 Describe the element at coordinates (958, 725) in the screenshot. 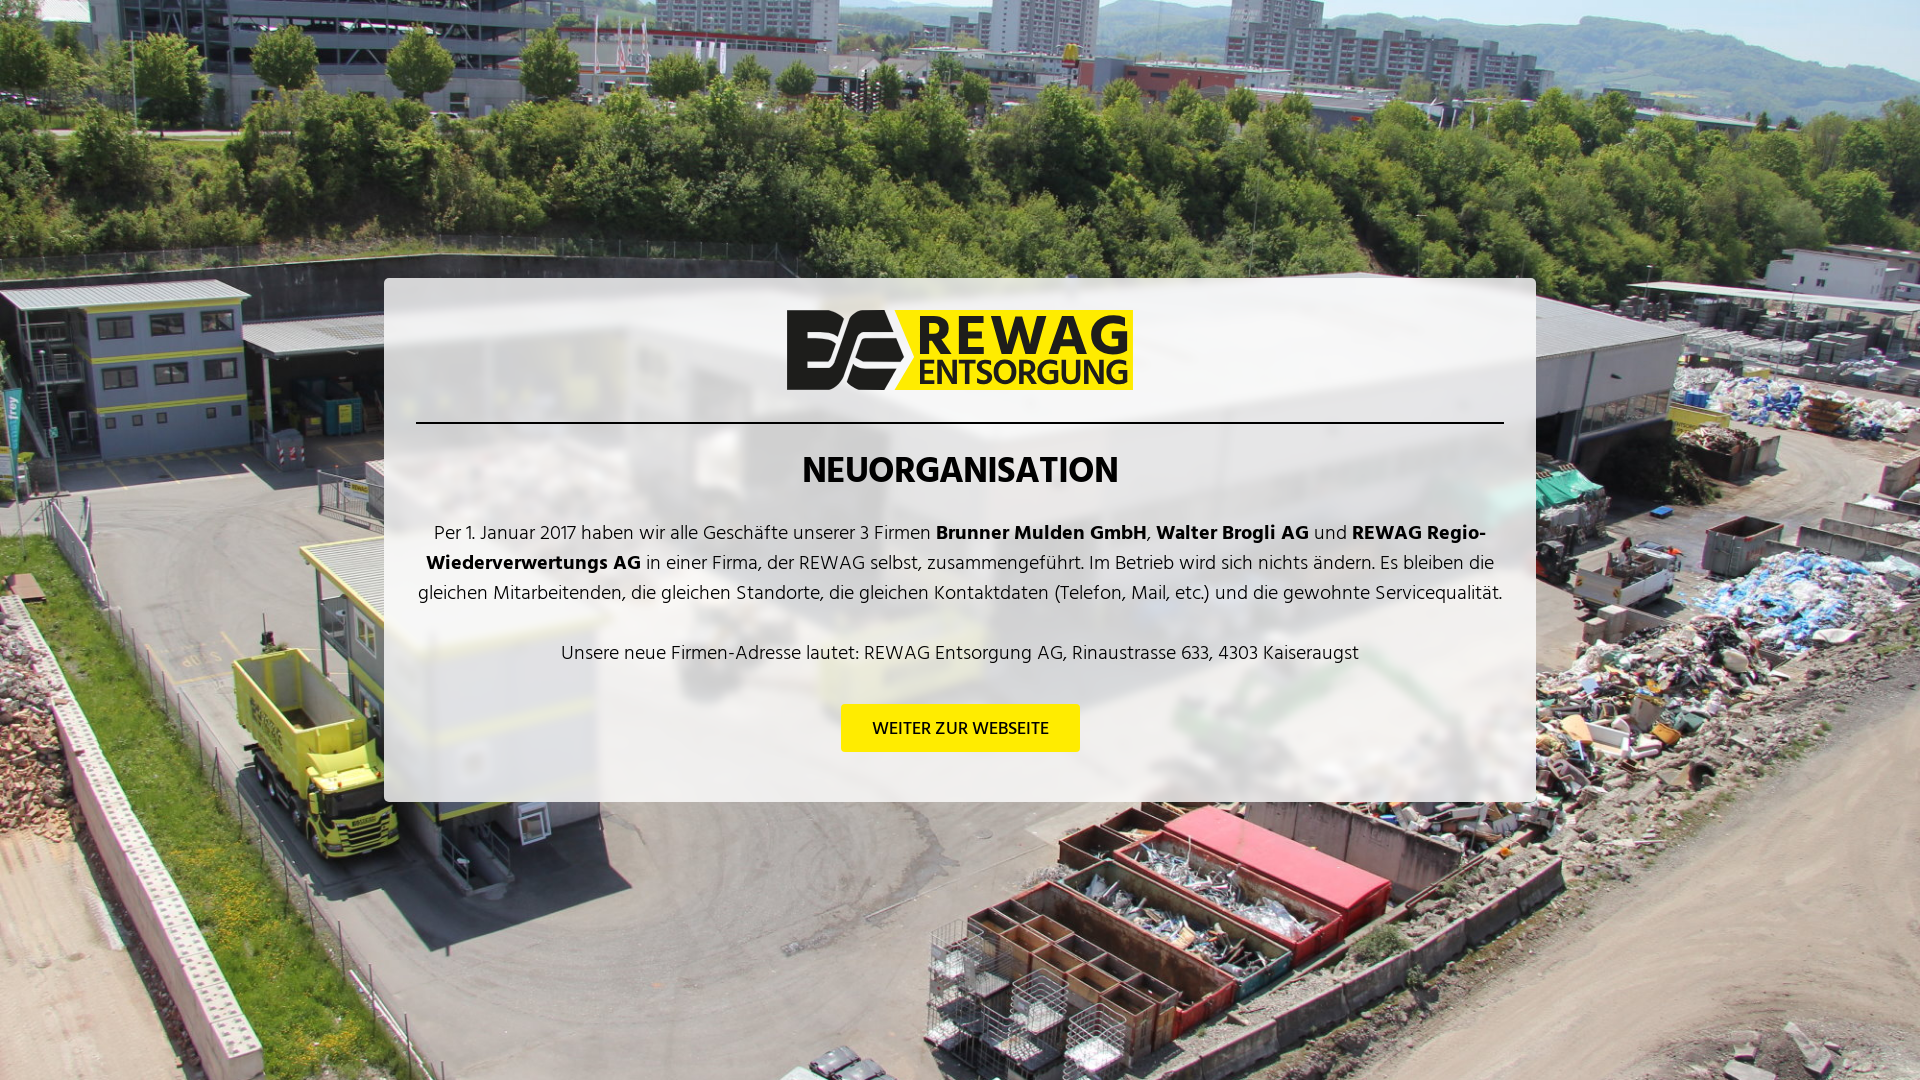

I see `'WEITER ZUR WEBSEITE'` at that location.